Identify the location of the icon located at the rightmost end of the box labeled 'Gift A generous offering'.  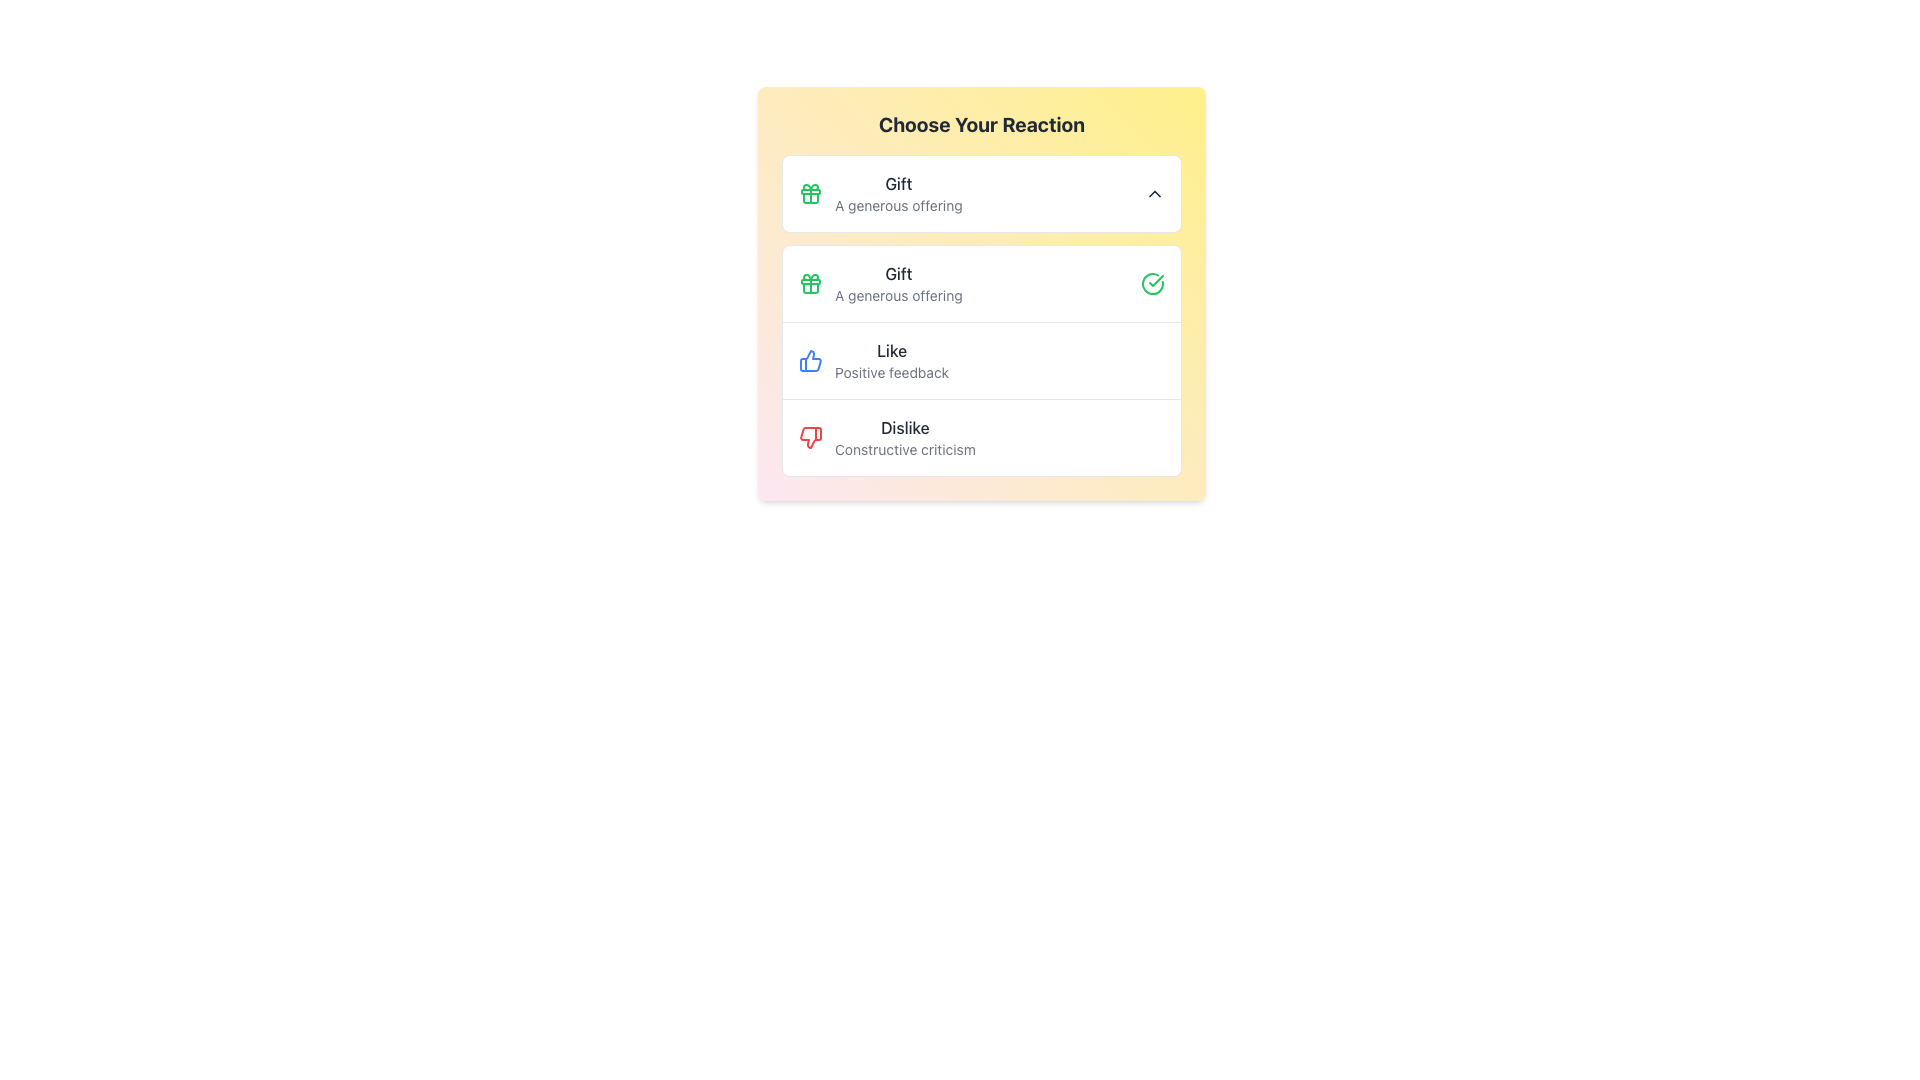
(1155, 193).